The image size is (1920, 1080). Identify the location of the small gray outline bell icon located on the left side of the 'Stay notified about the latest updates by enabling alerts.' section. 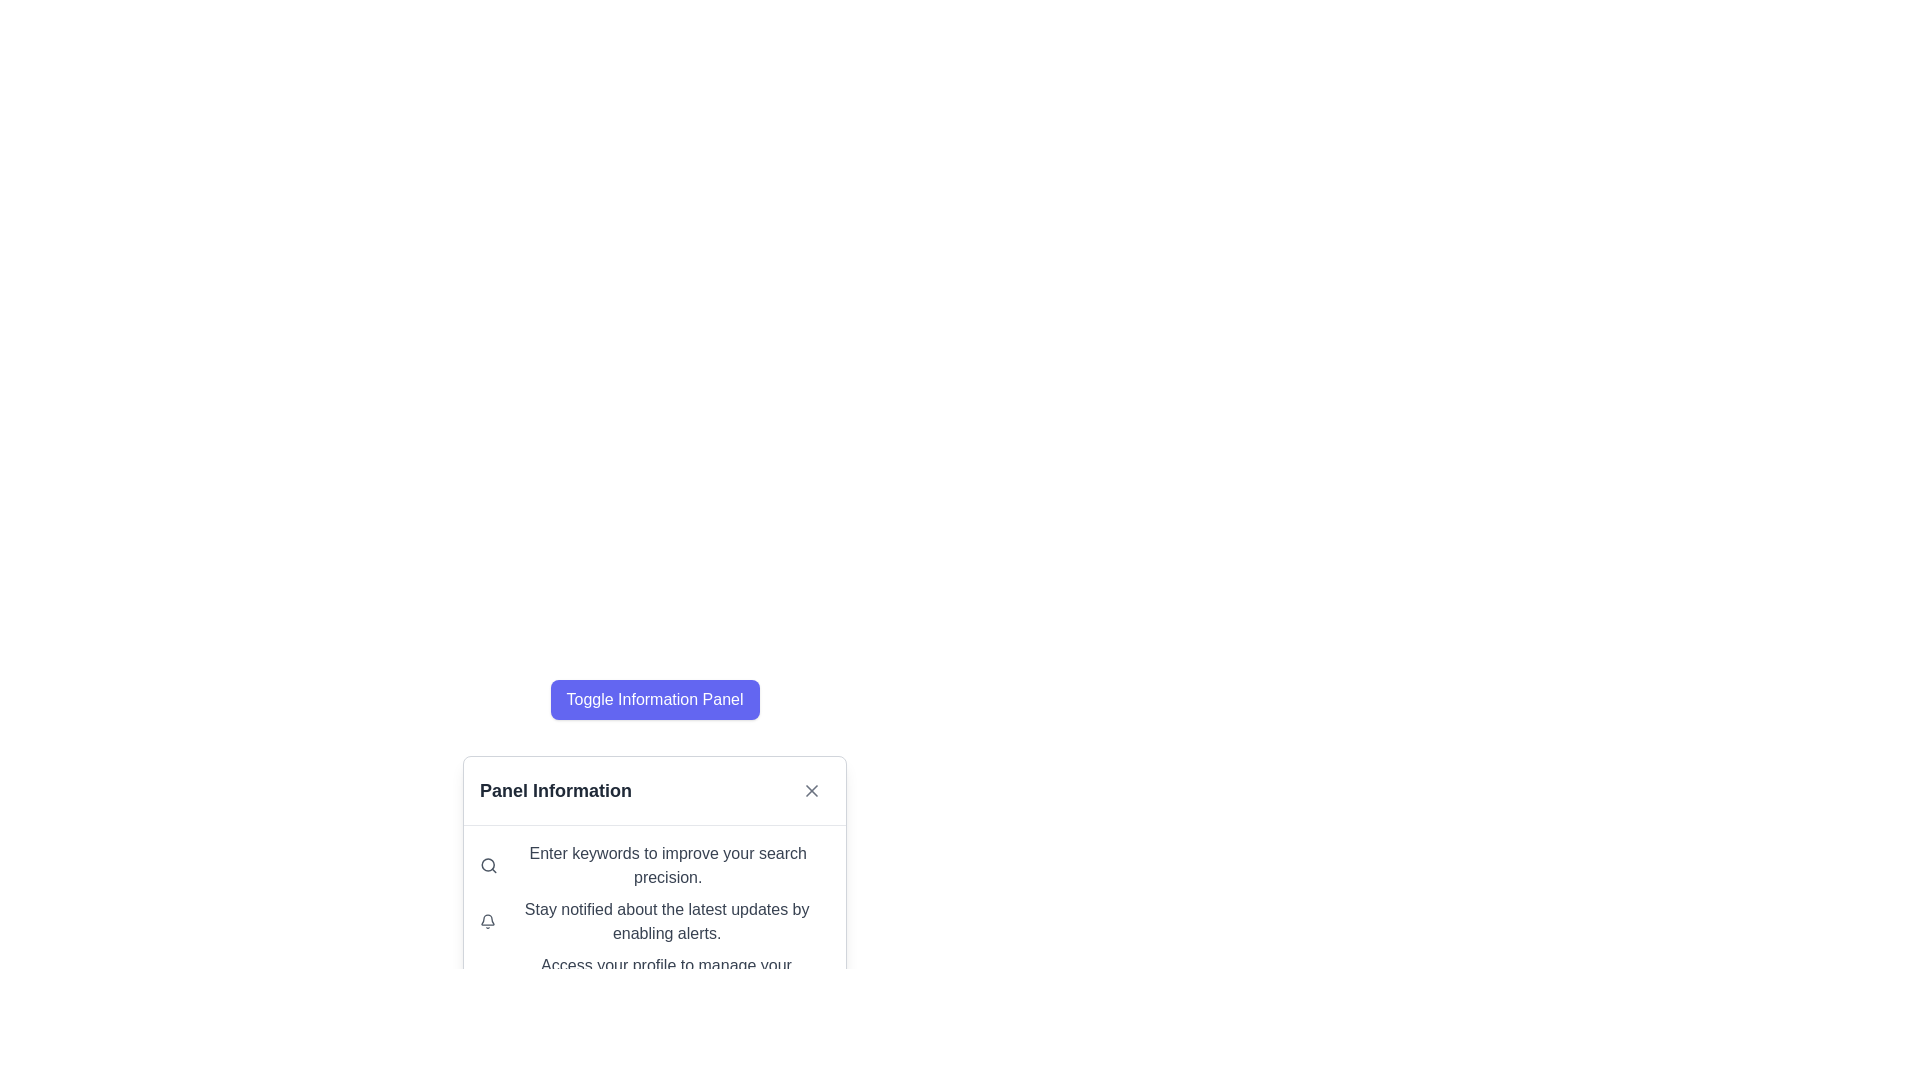
(488, 921).